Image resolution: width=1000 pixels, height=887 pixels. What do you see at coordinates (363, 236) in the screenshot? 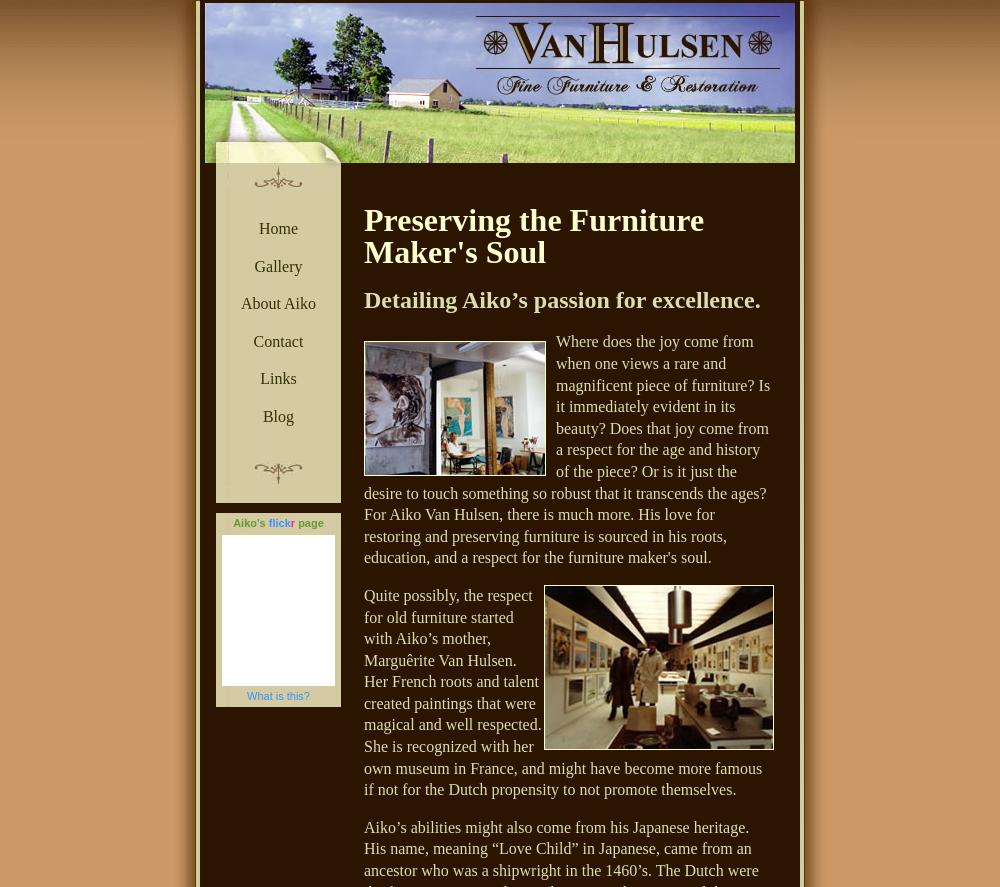
I see `'Preserving the Furniture Maker's Soul'` at bounding box center [363, 236].